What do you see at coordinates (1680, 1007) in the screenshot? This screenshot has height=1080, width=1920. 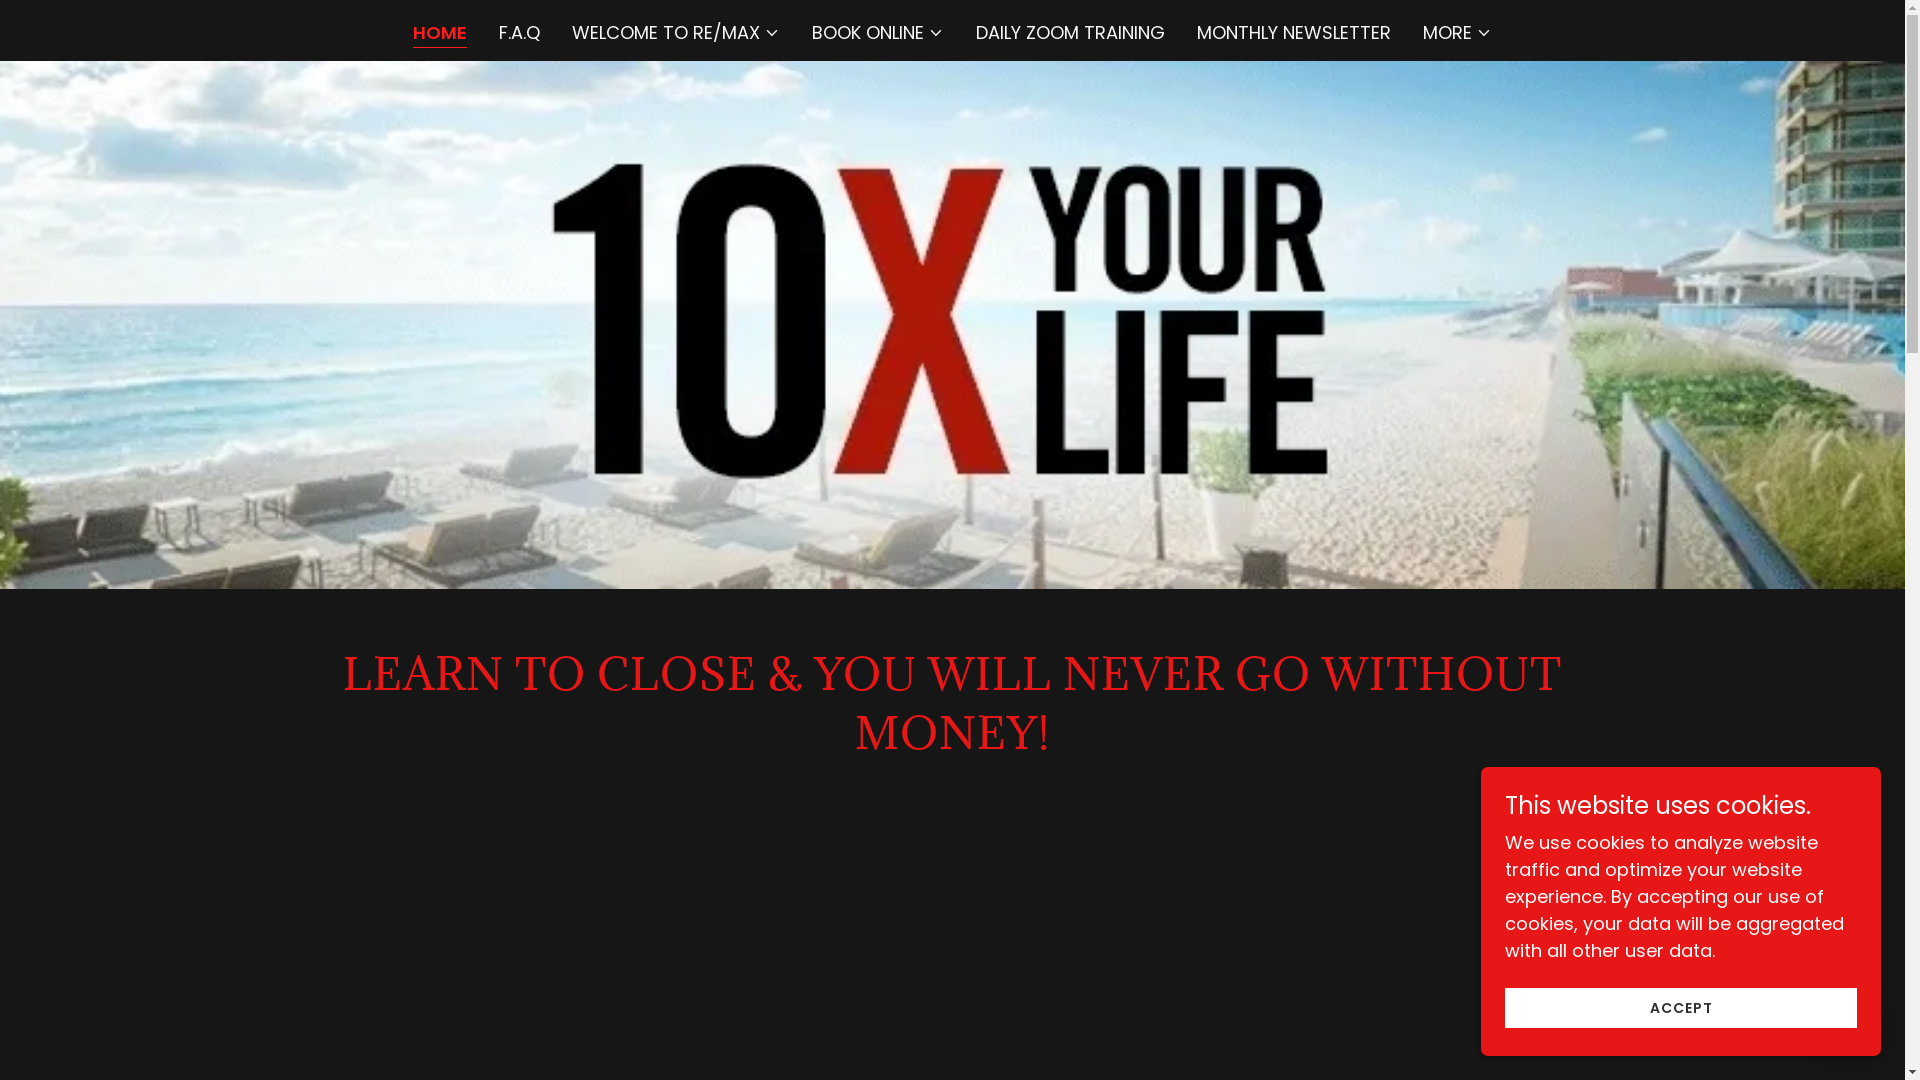 I see `'ACCEPT'` at bounding box center [1680, 1007].